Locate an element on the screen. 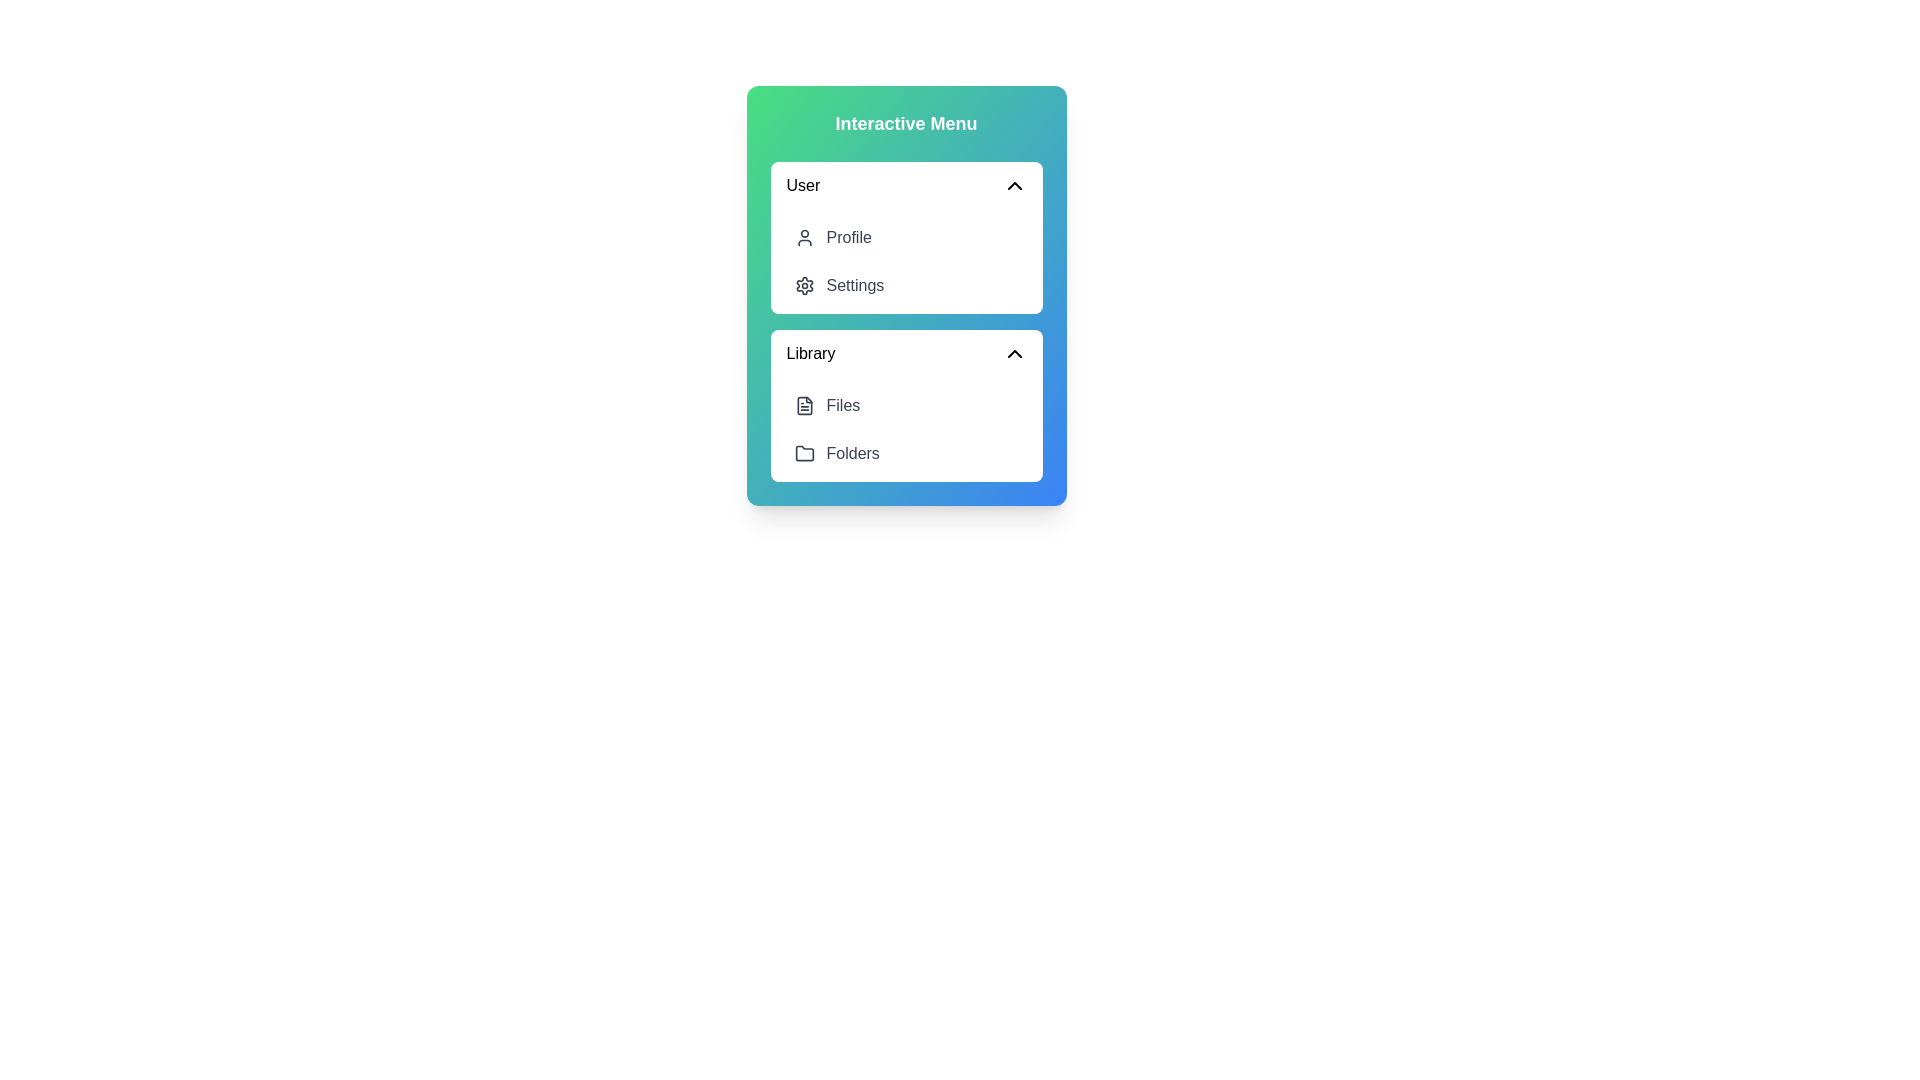 The height and width of the screenshot is (1080, 1920). the menu item Folders to observe its hover style is located at coordinates (905, 454).